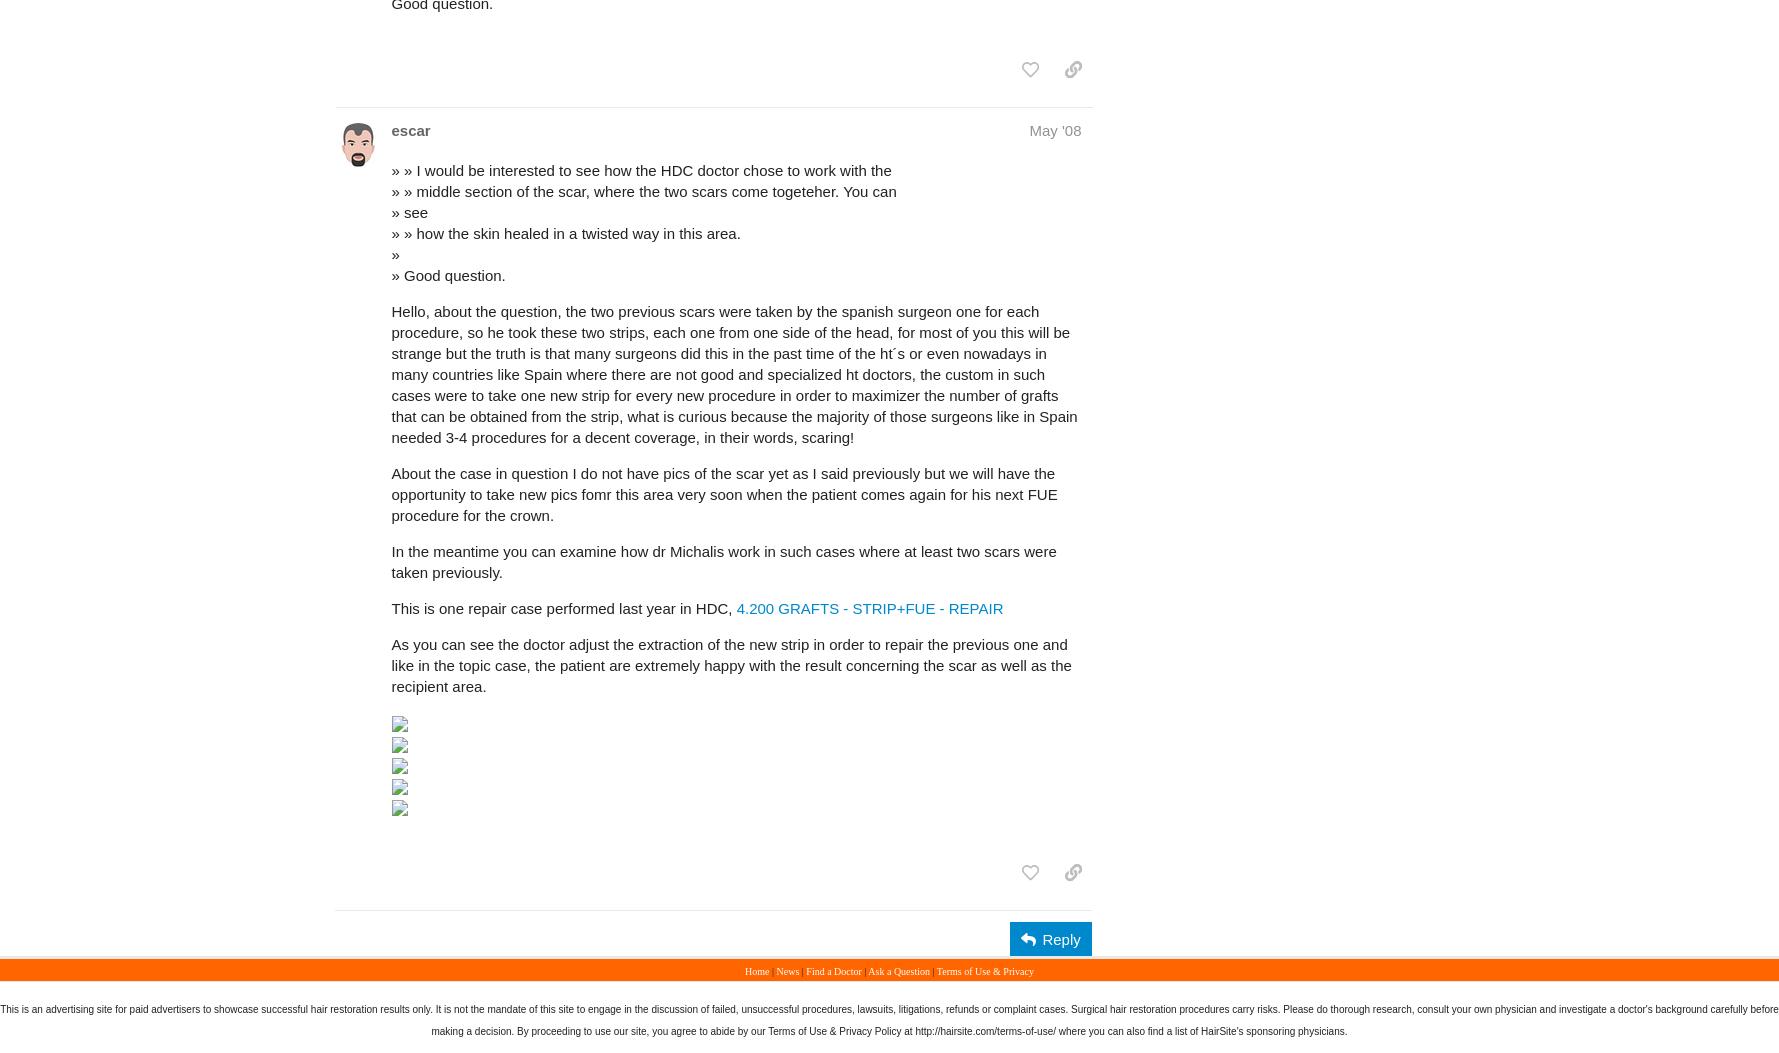  What do you see at coordinates (409, 129) in the screenshot?
I see `'escar'` at bounding box center [409, 129].